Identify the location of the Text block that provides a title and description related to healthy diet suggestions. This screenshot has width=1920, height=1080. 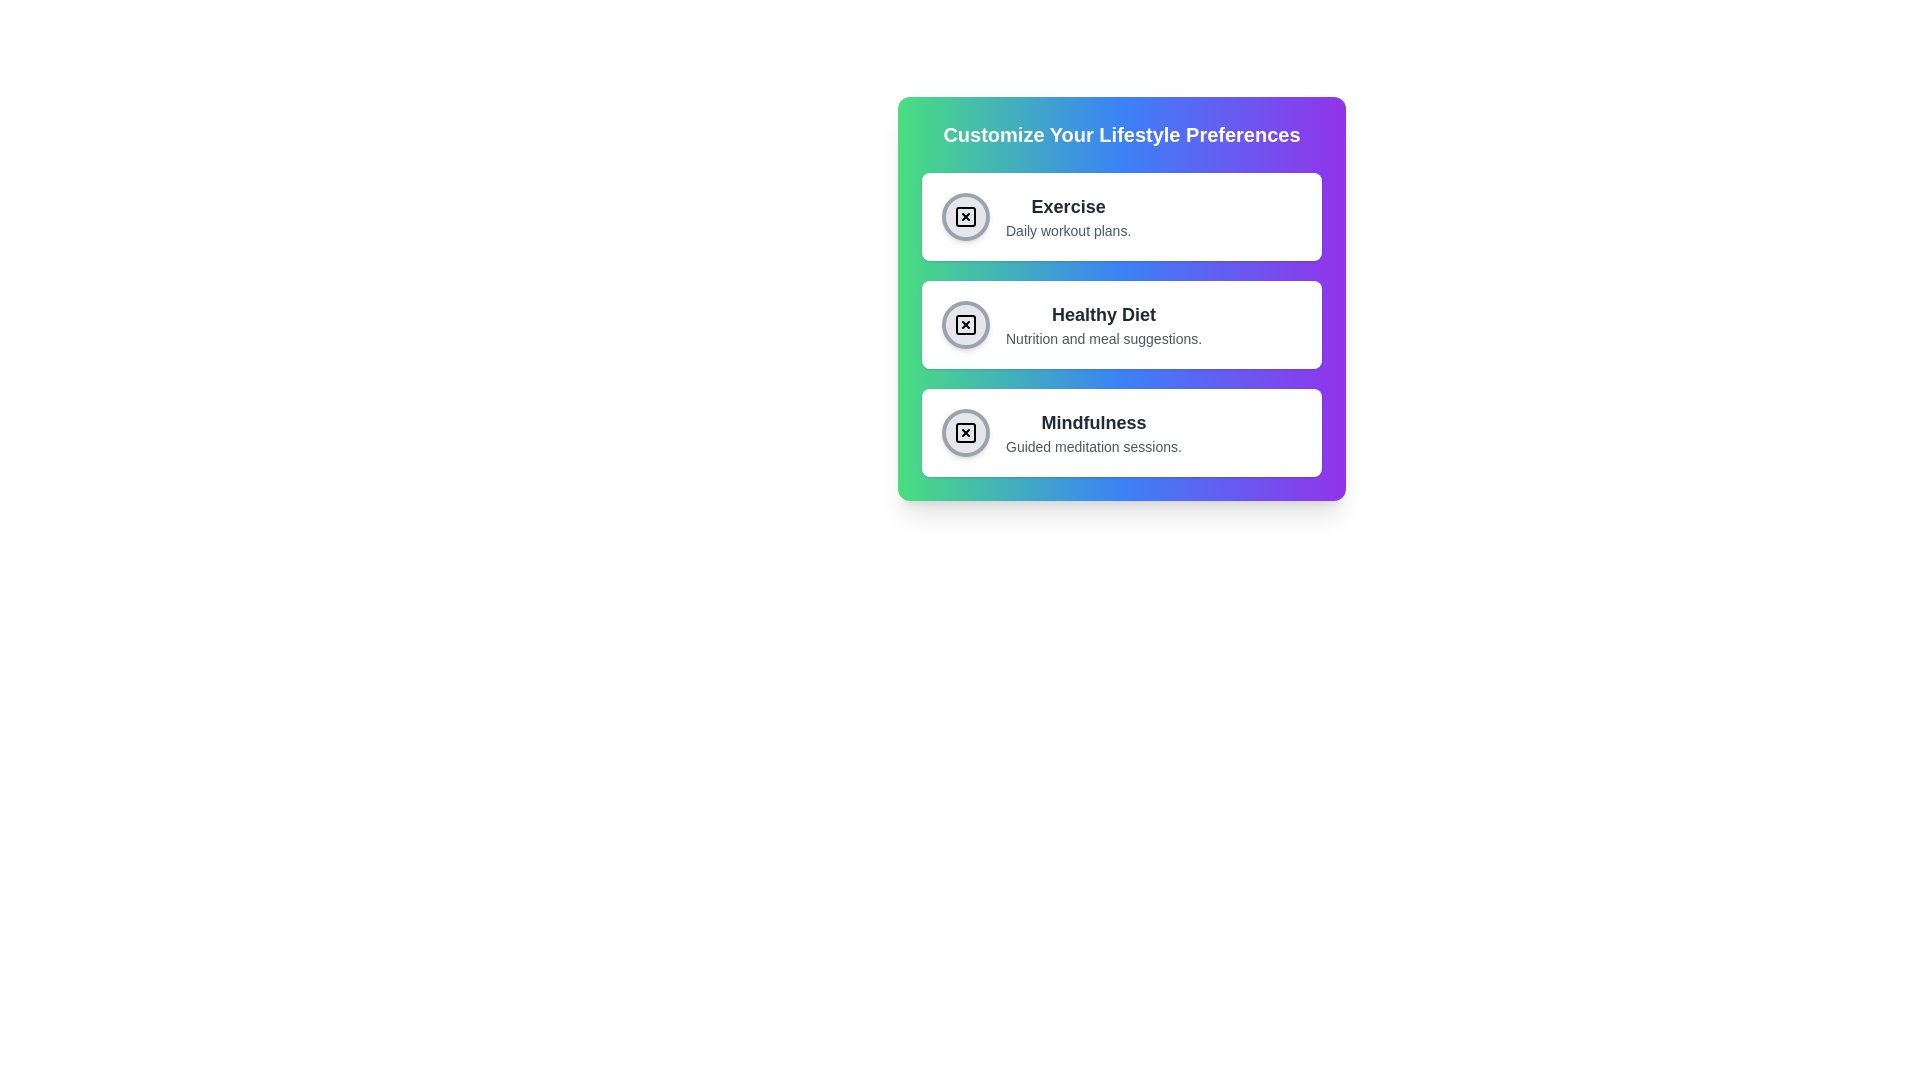
(1103, 323).